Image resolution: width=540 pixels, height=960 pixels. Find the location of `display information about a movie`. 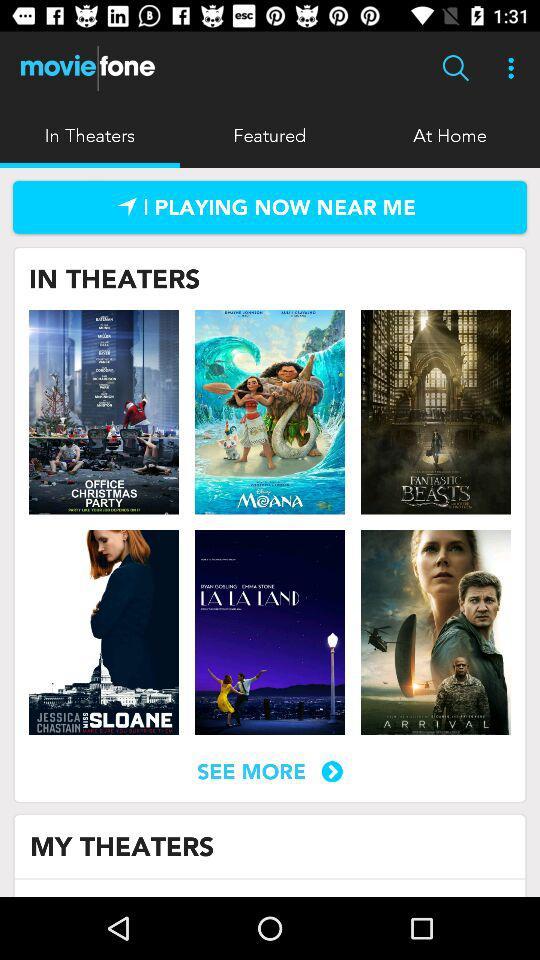

display information about a movie is located at coordinates (104, 411).